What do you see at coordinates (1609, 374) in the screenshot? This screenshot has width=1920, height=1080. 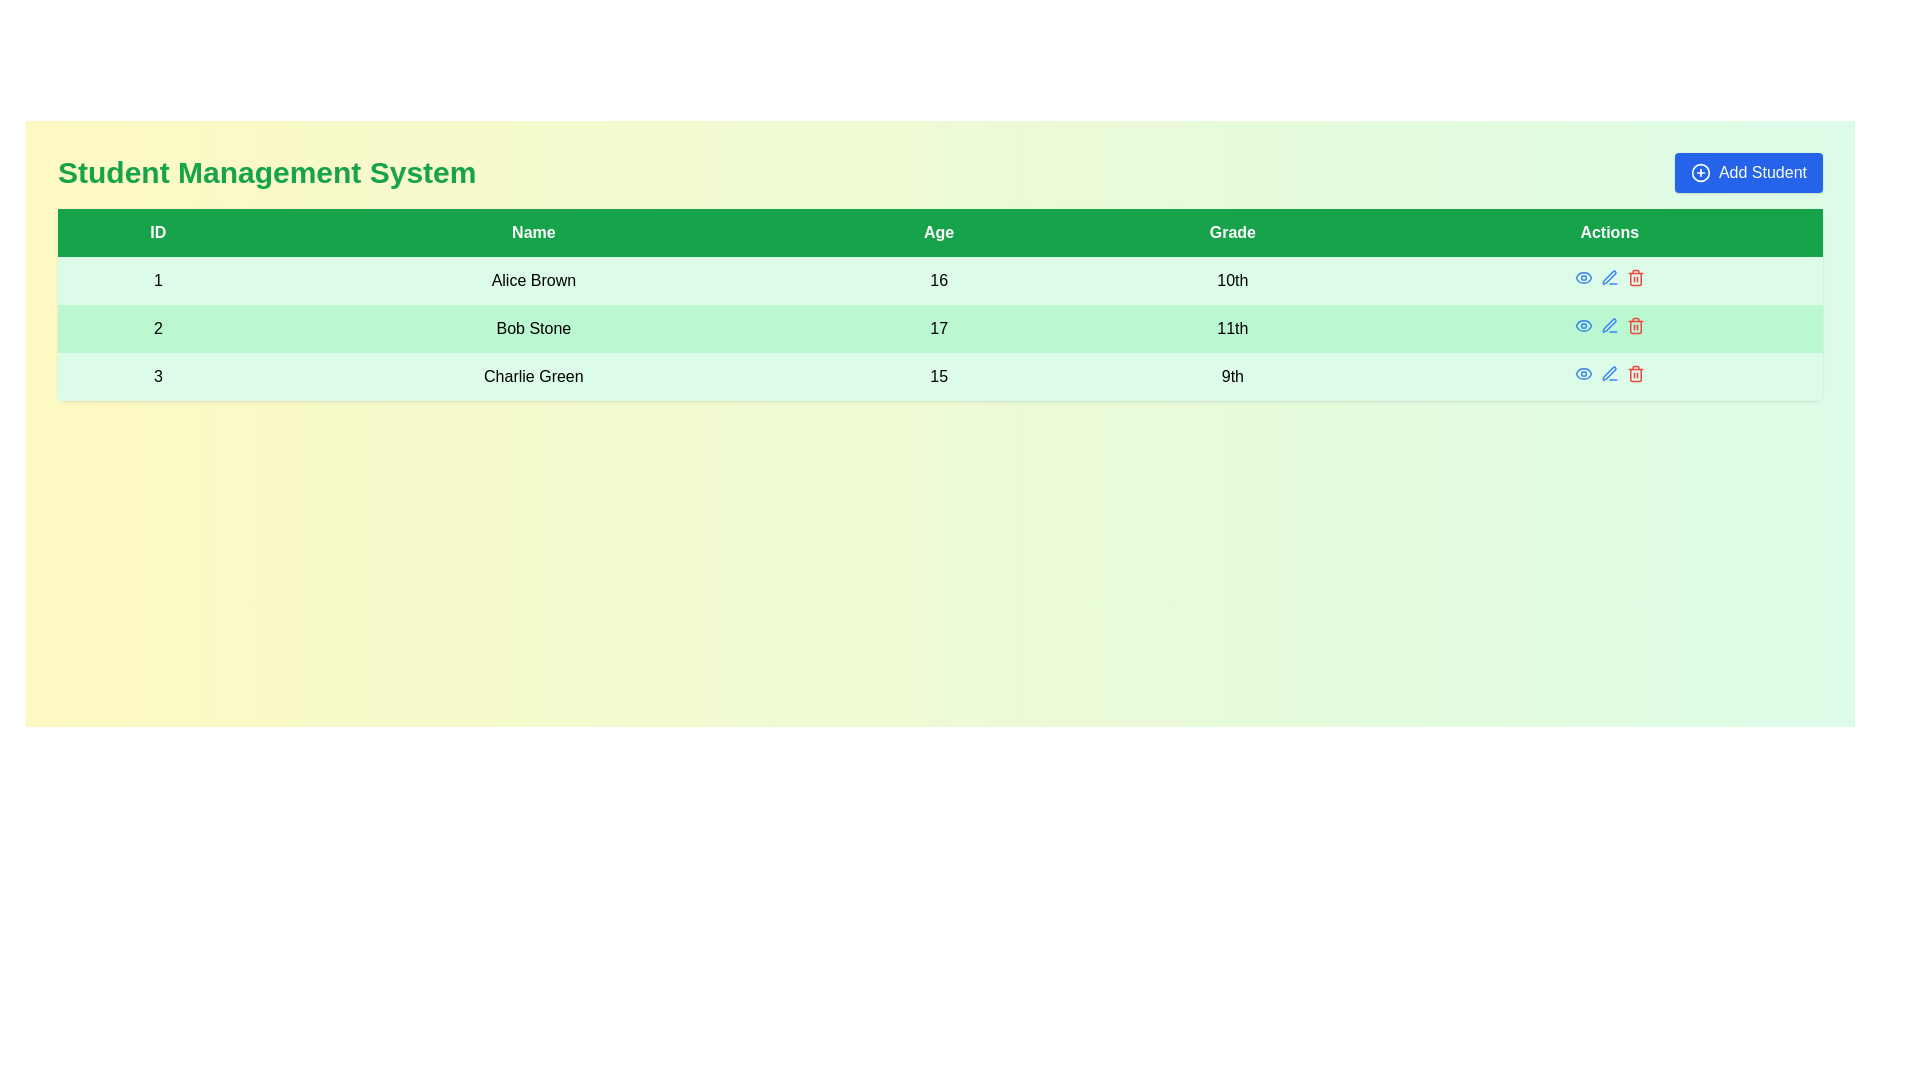 I see `the blue pen icon in the Actions column of the last row of the table` at bounding box center [1609, 374].